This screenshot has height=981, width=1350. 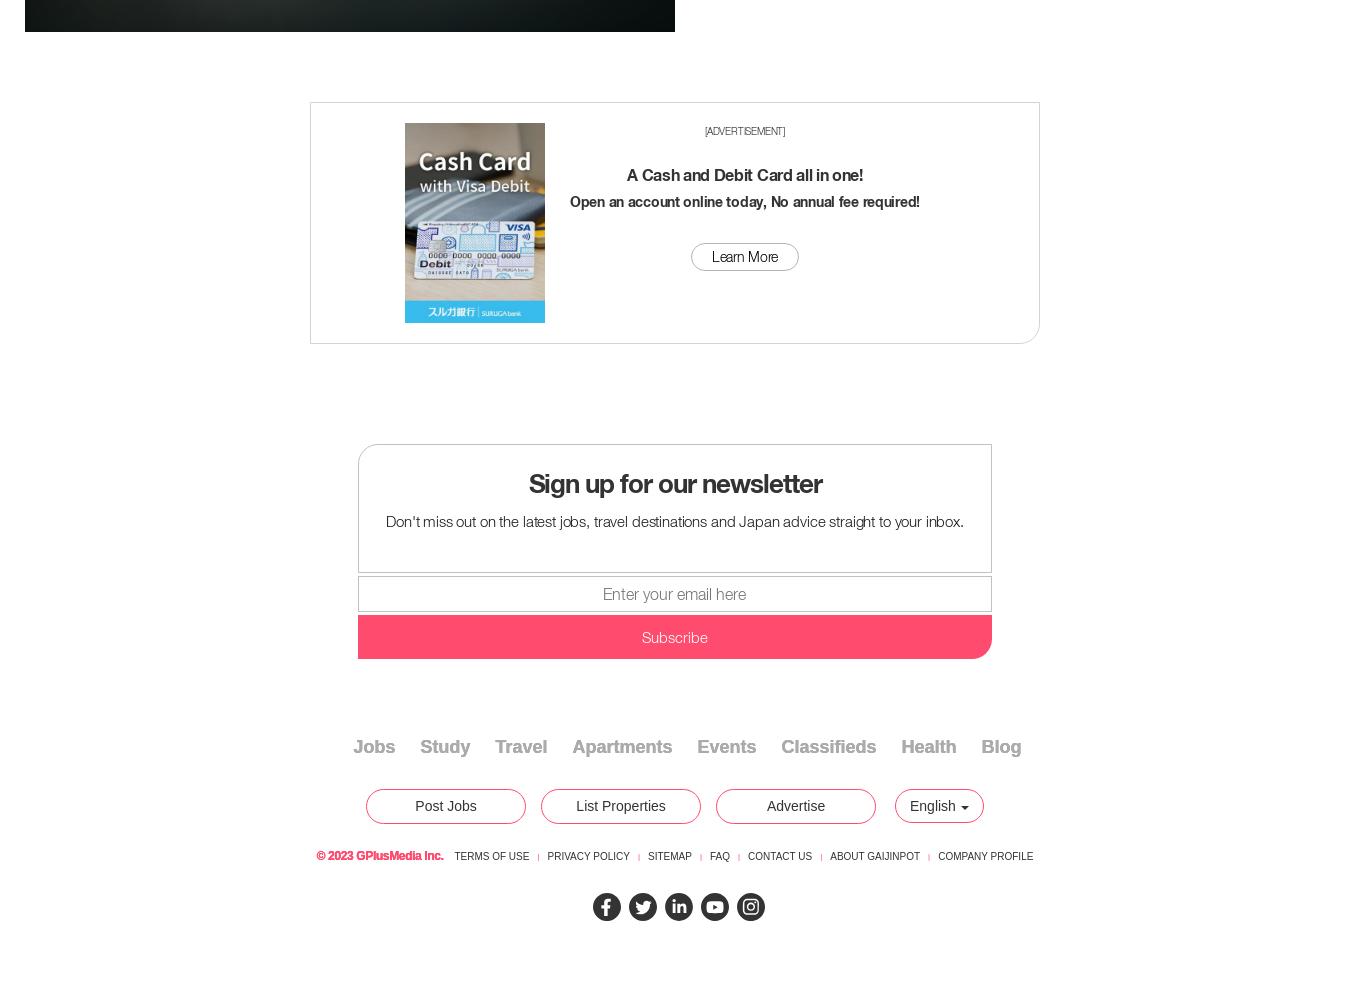 What do you see at coordinates (900, 747) in the screenshot?
I see `'Health'` at bounding box center [900, 747].